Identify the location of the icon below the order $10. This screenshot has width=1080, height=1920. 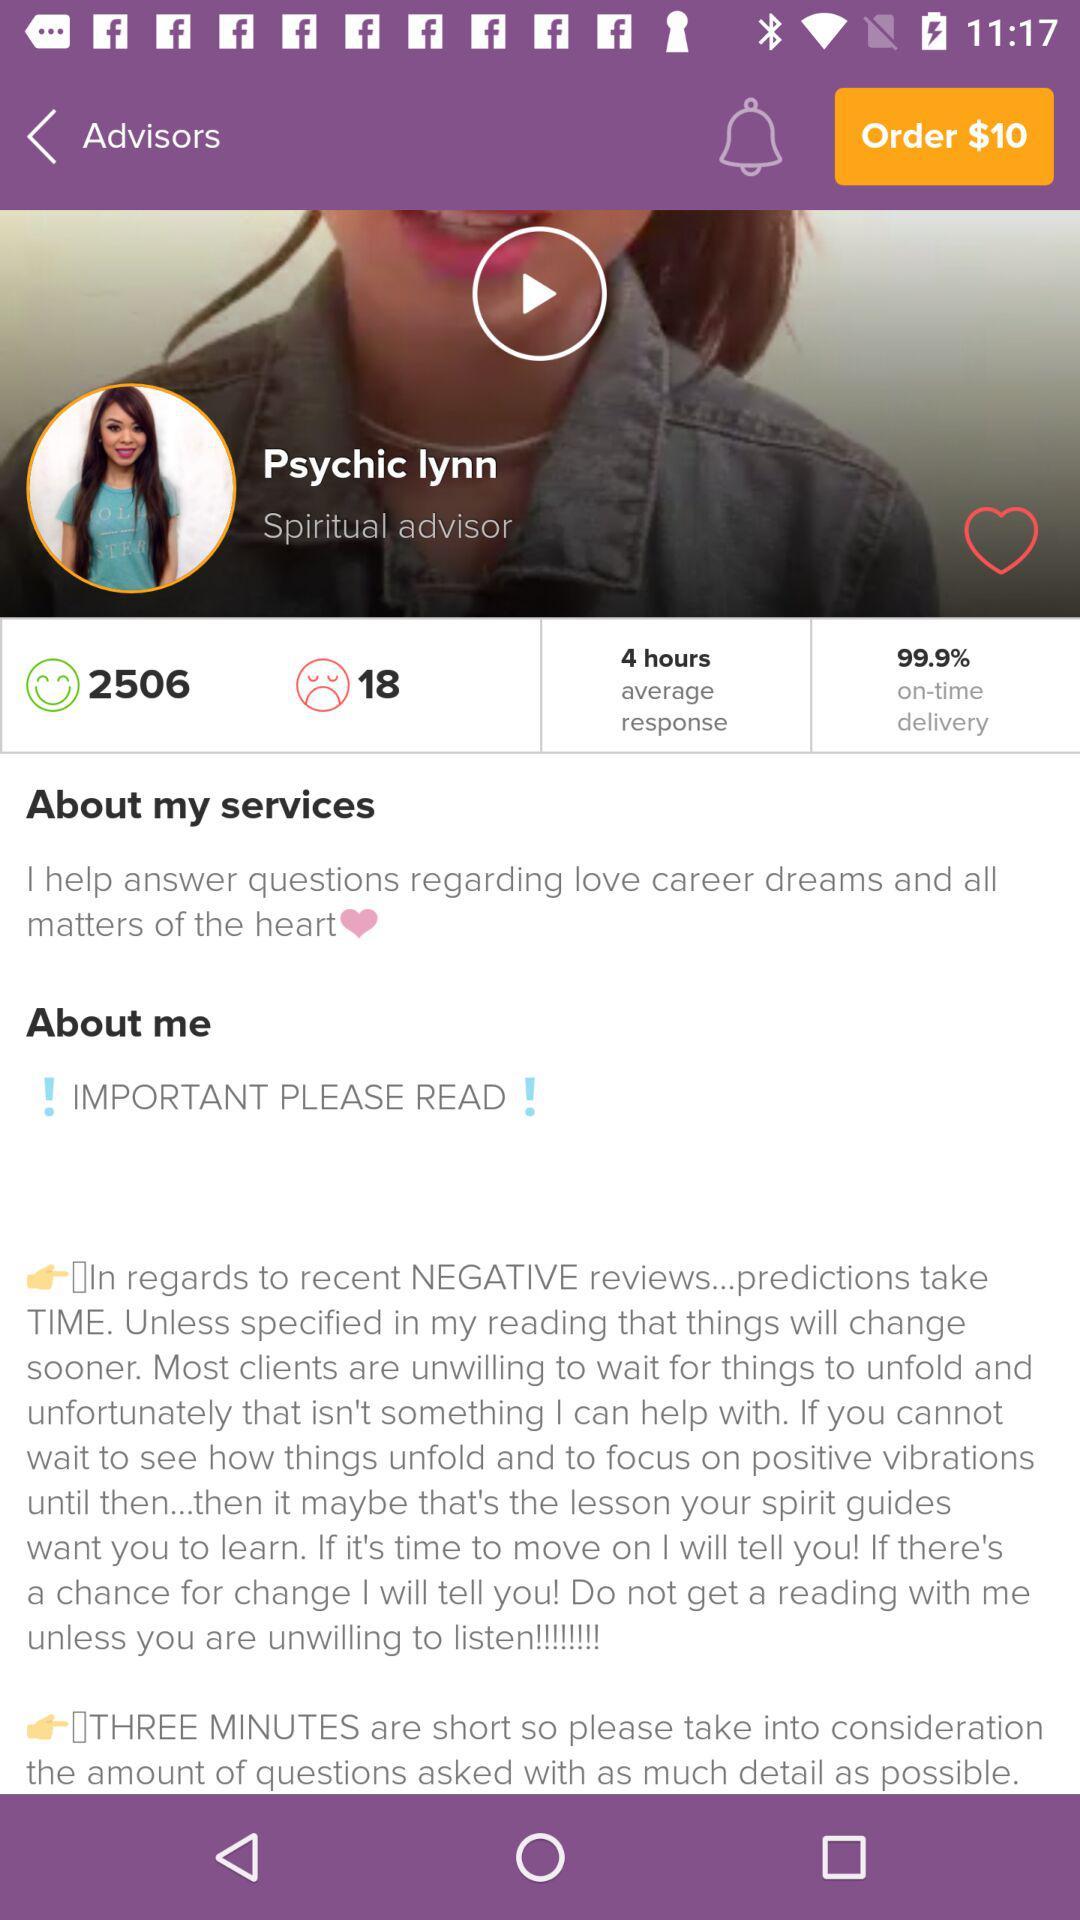
(1001, 540).